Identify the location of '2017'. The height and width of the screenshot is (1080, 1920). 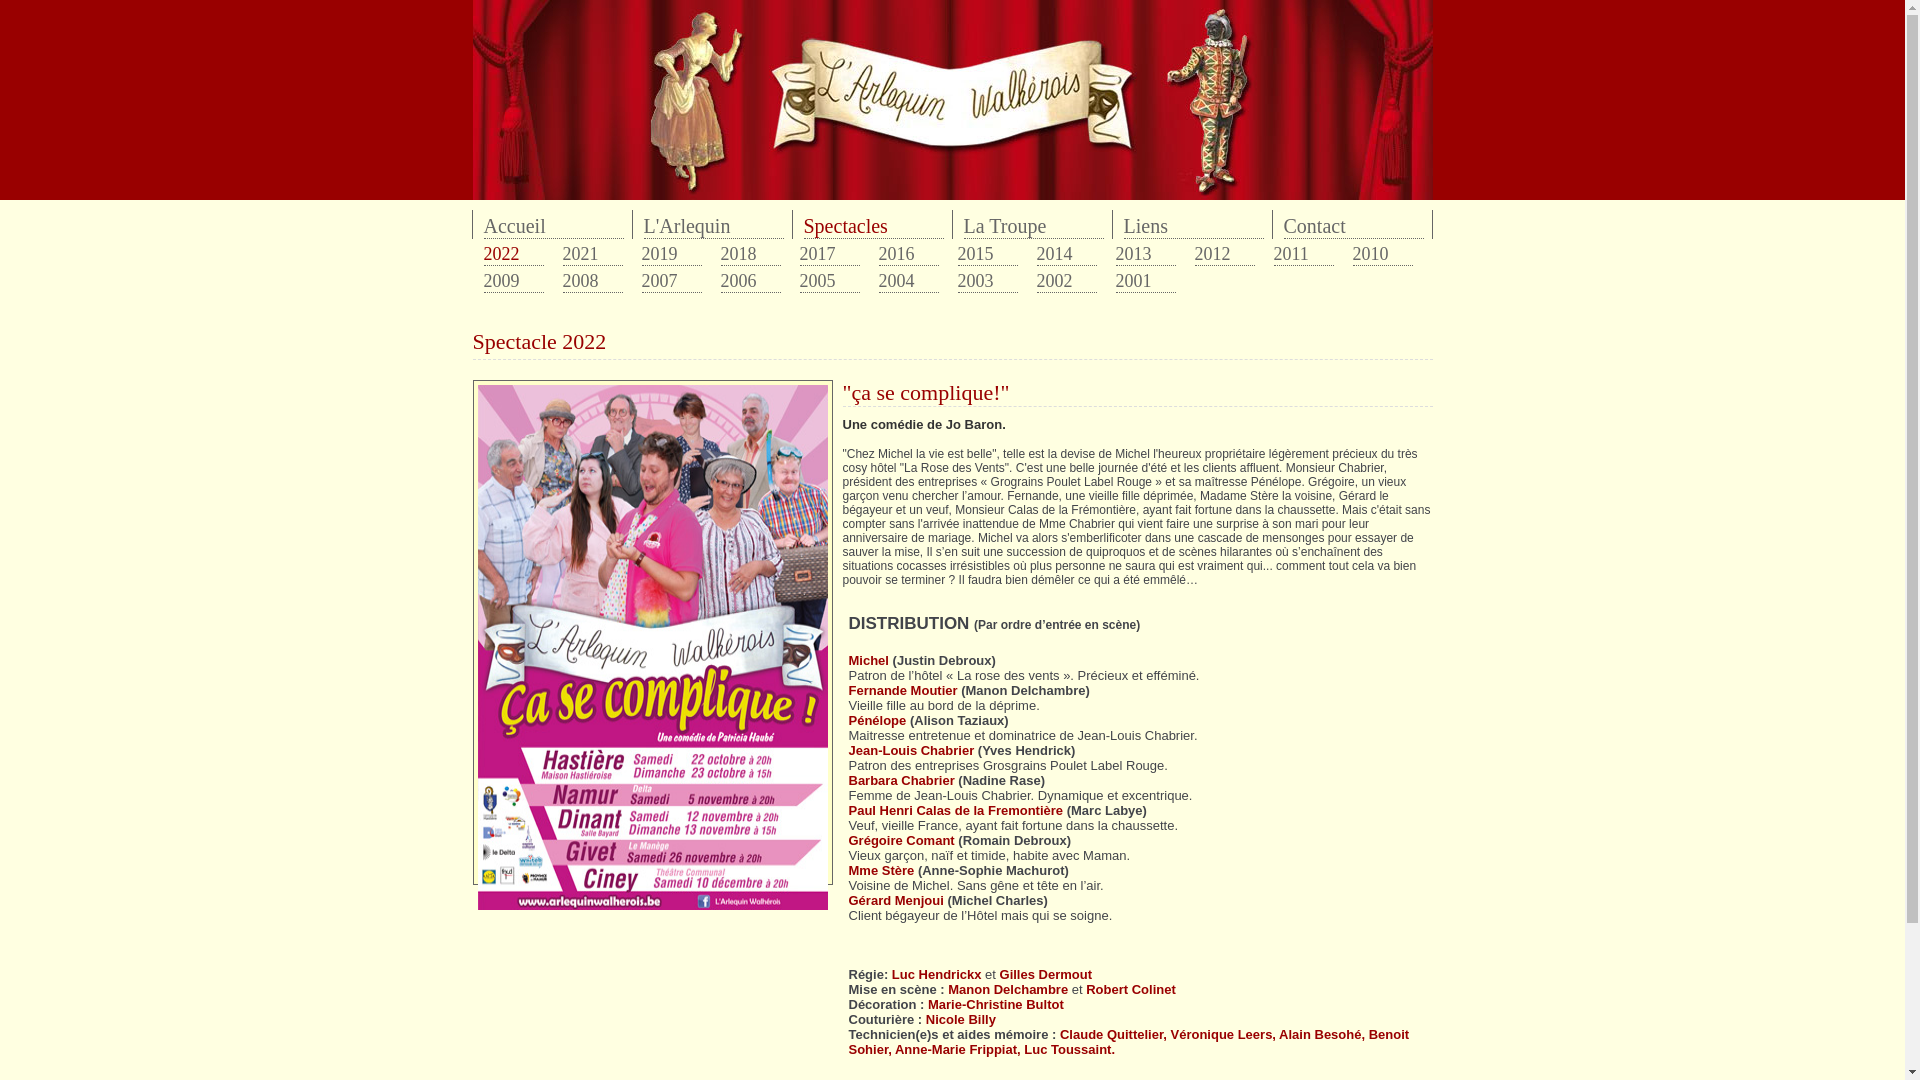
(830, 253).